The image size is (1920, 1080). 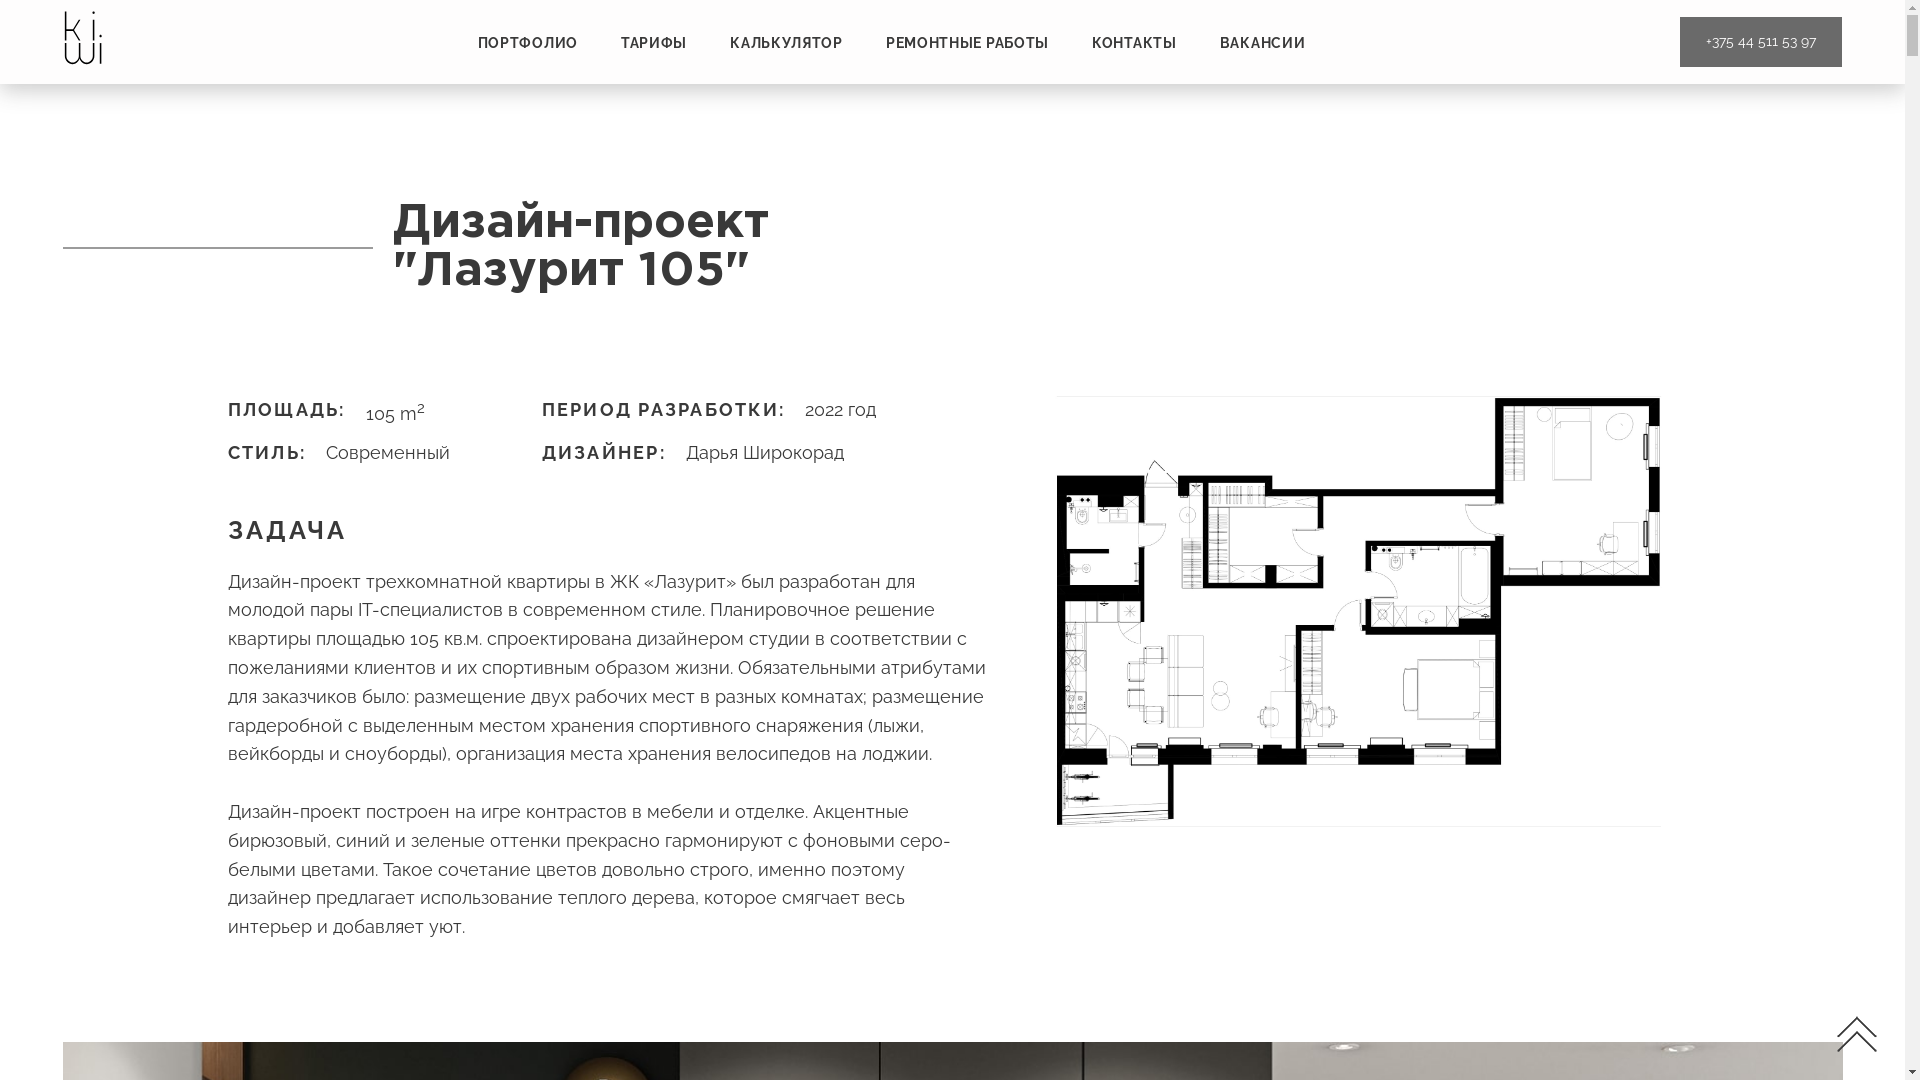 What do you see at coordinates (1761, 42) in the screenshot?
I see `'+375 44 511 53 97'` at bounding box center [1761, 42].